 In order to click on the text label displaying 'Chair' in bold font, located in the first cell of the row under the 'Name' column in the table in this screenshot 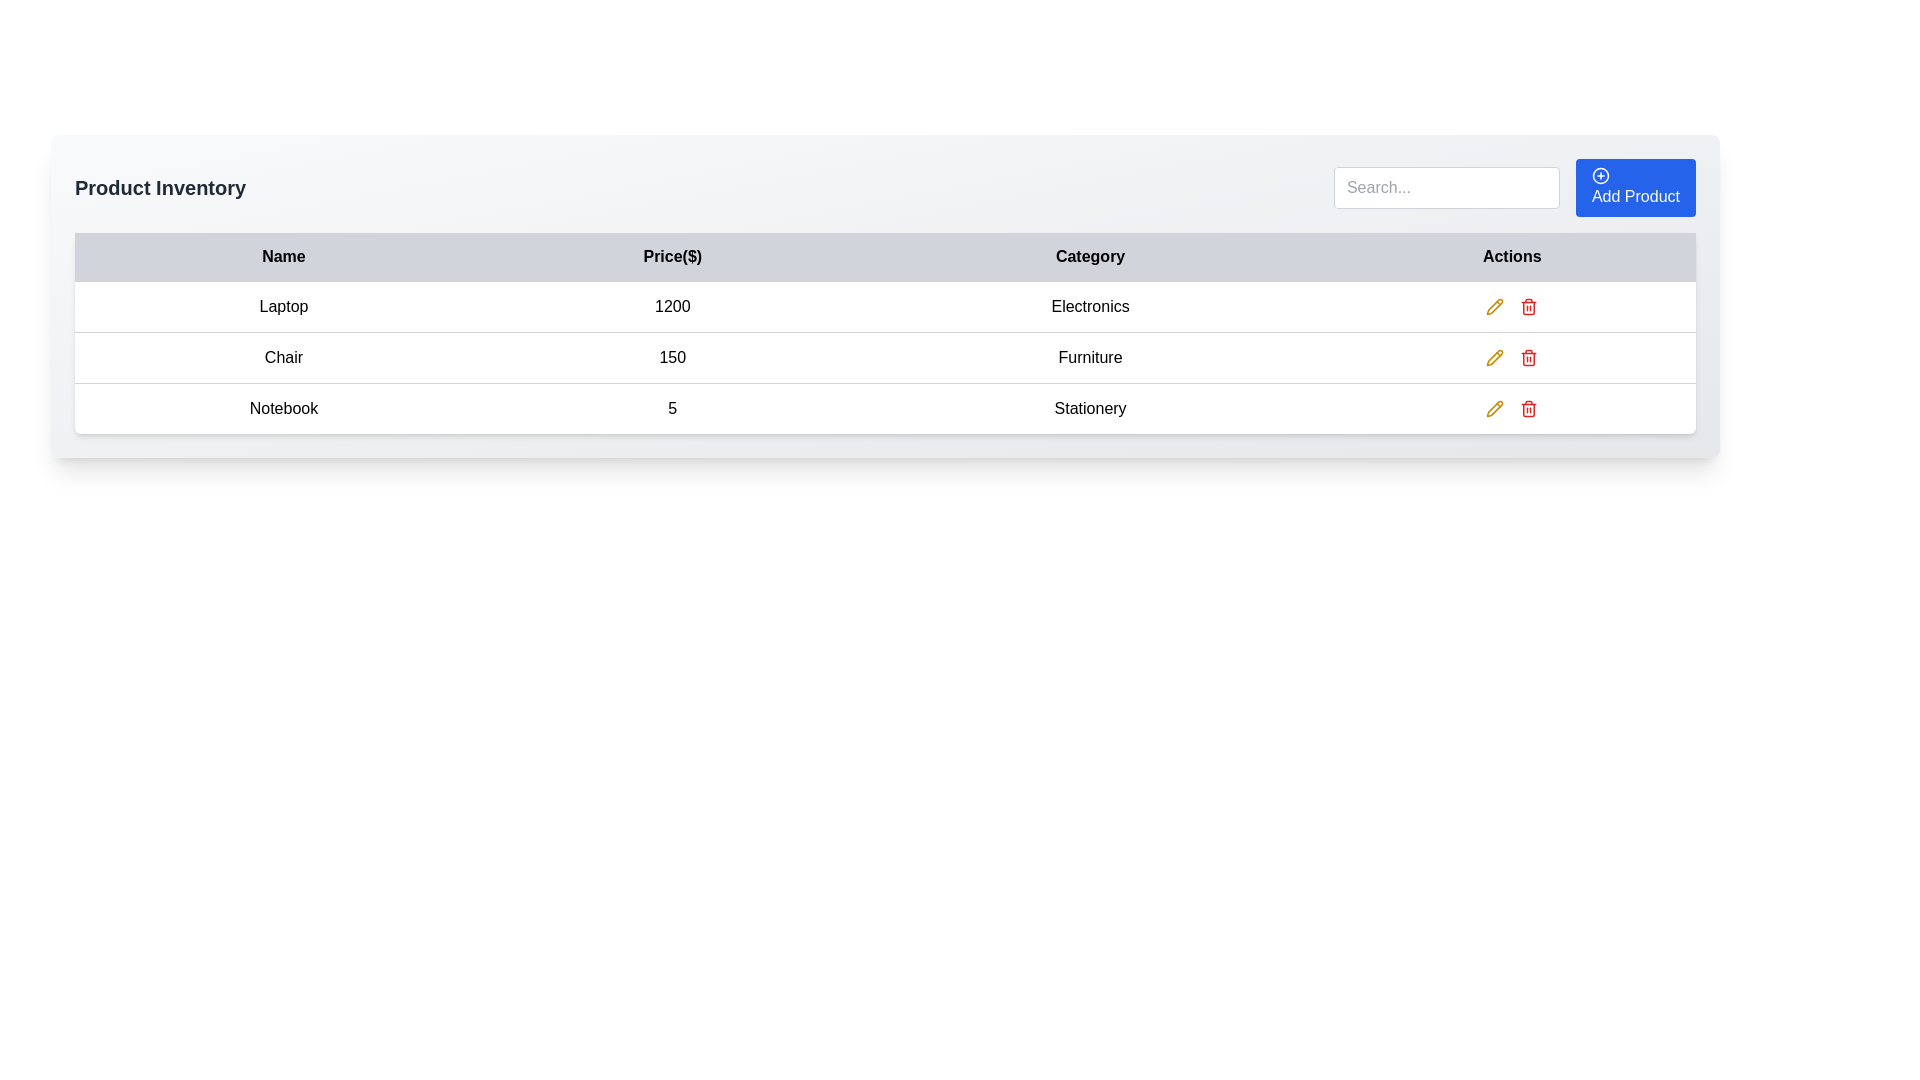, I will do `click(282, 357)`.